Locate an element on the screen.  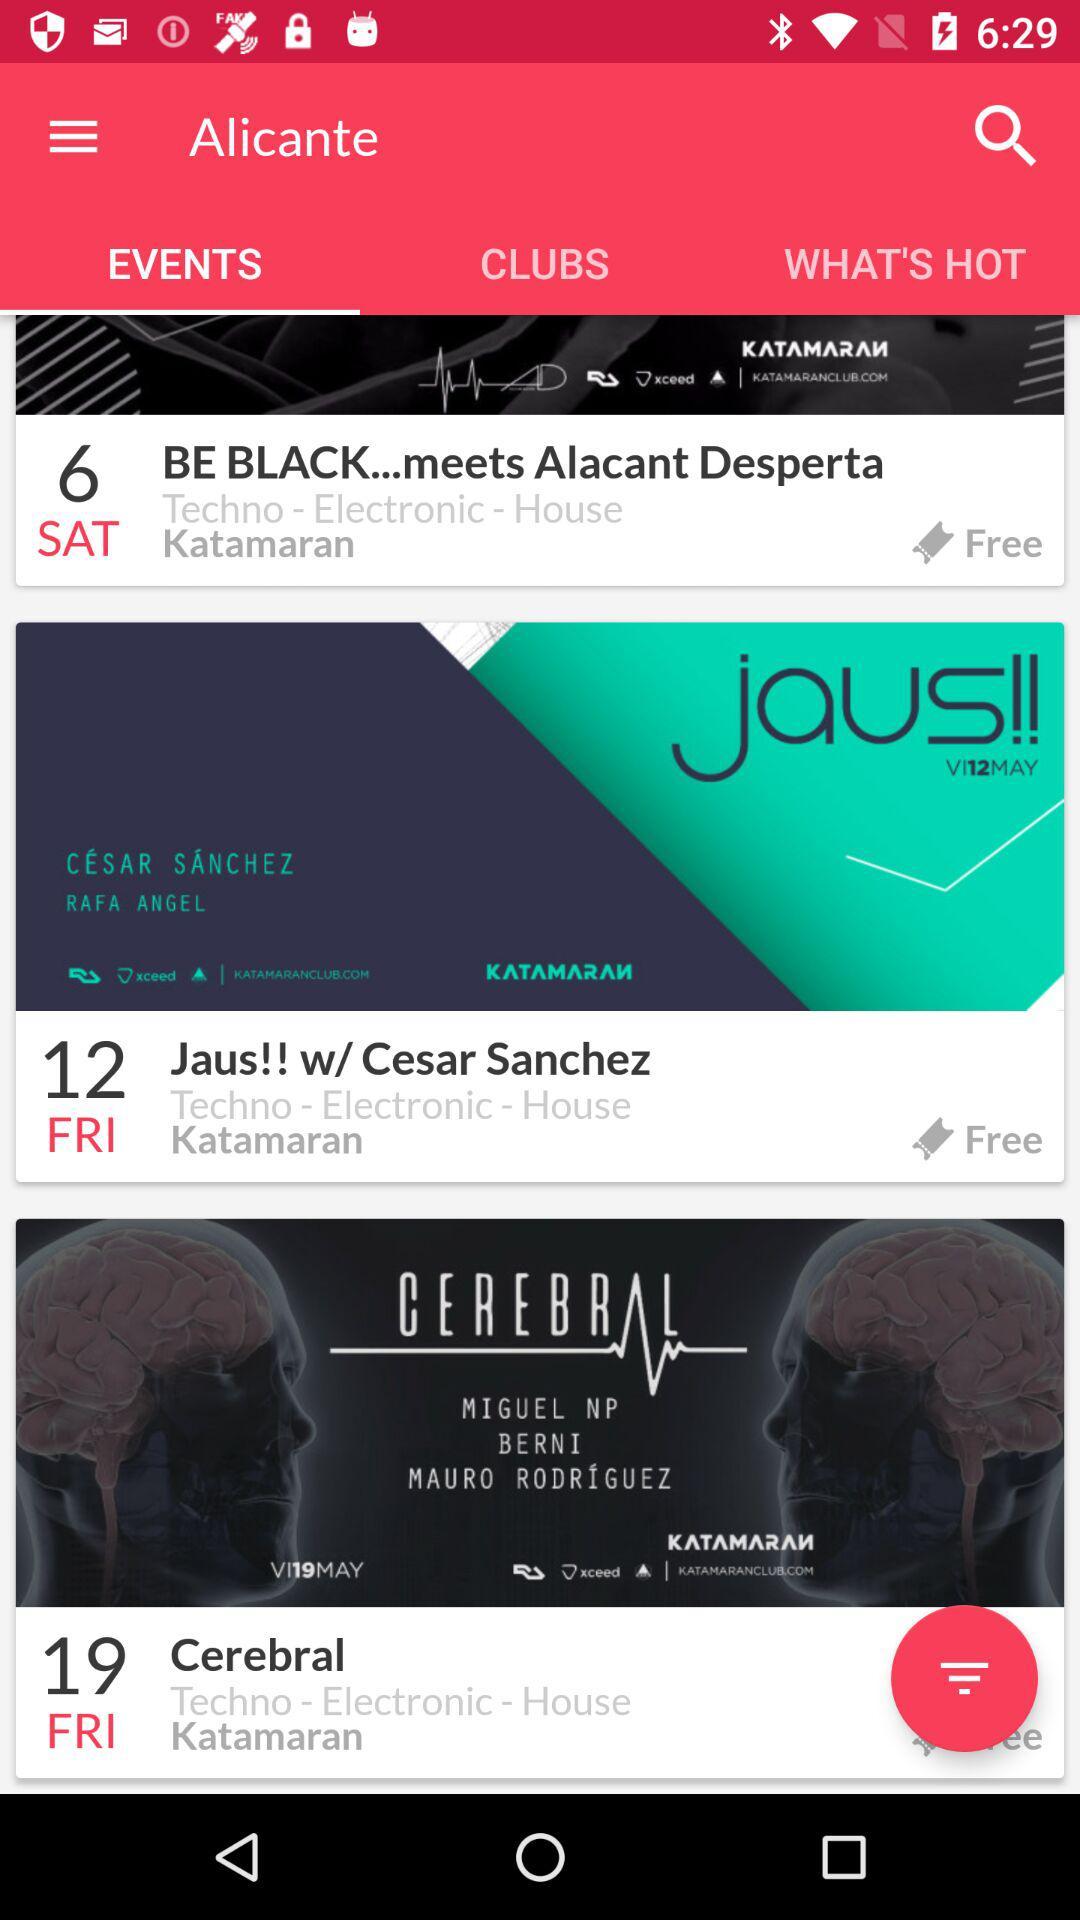
item to the right of alicante item is located at coordinates (1006, 135).